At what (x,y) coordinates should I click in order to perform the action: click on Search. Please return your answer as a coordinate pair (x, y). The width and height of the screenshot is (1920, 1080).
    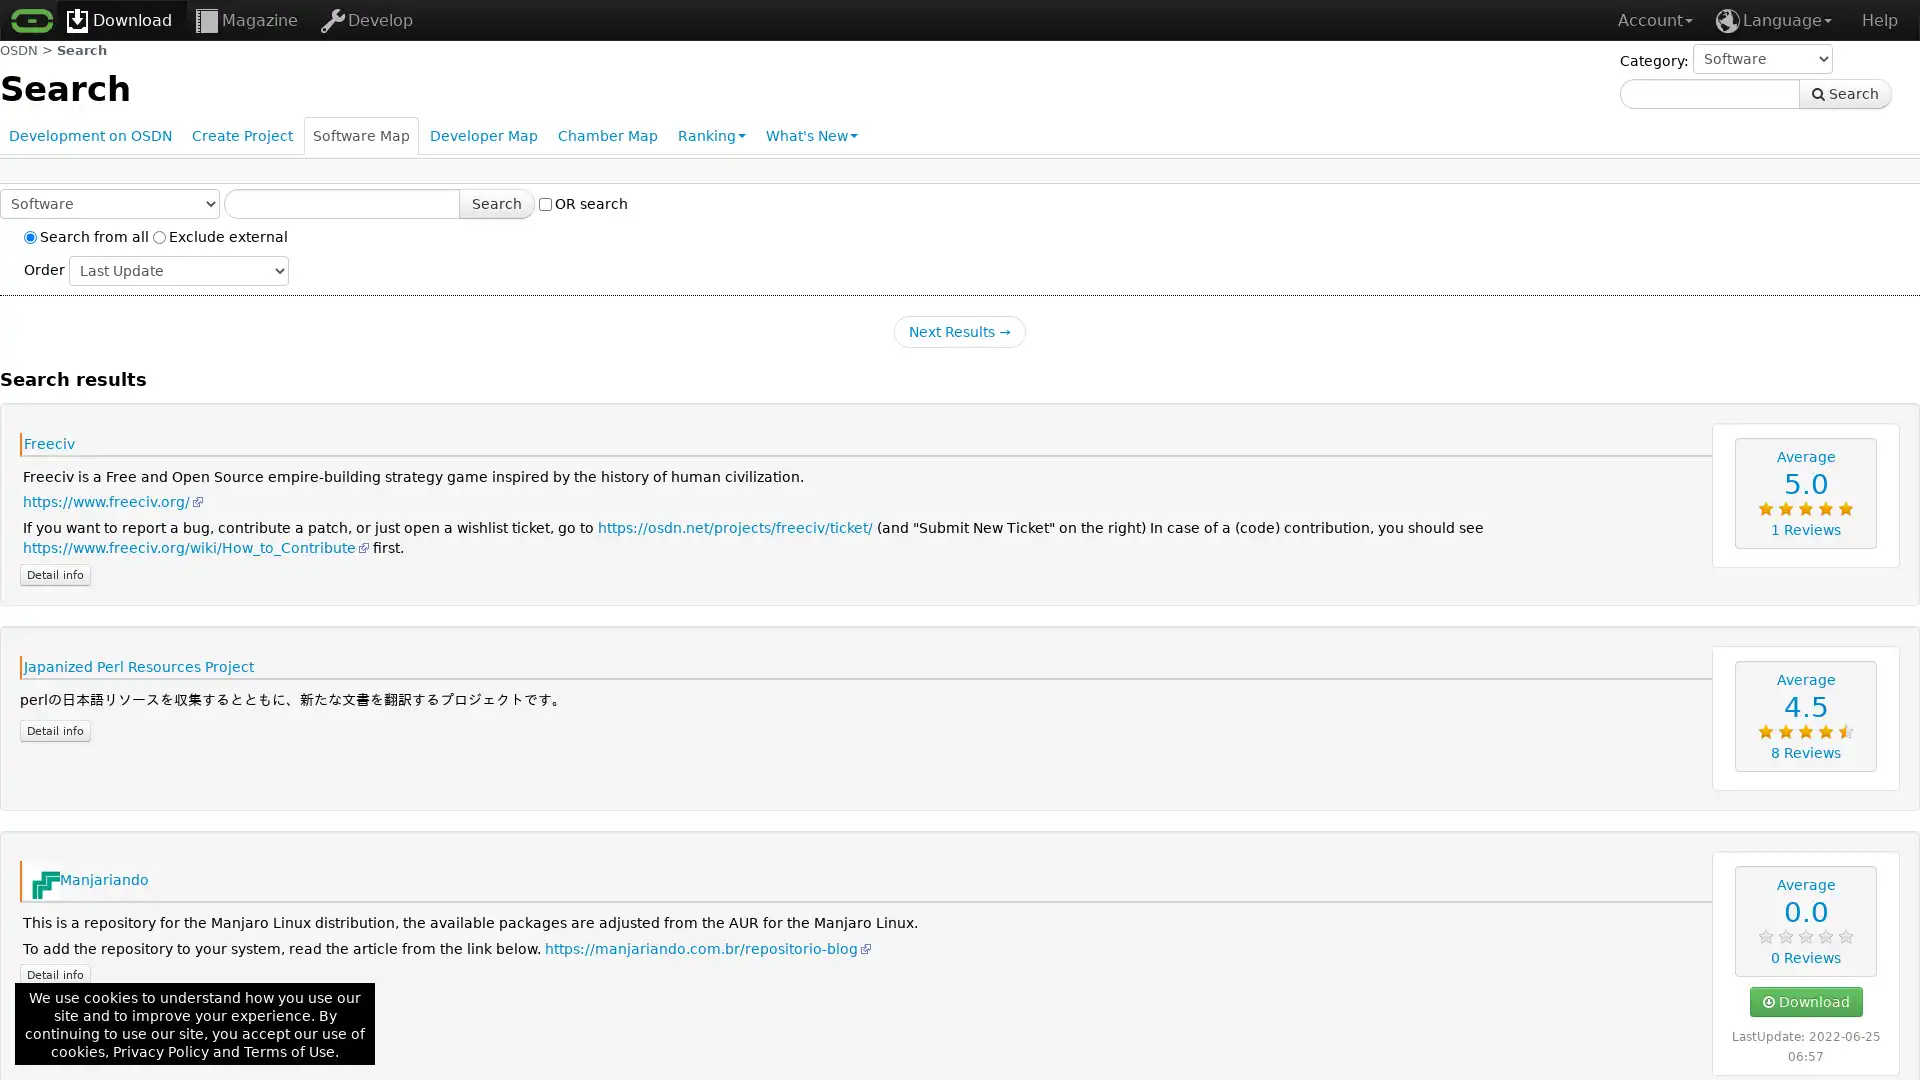
    Looking at the image, I should click on (497, 204).